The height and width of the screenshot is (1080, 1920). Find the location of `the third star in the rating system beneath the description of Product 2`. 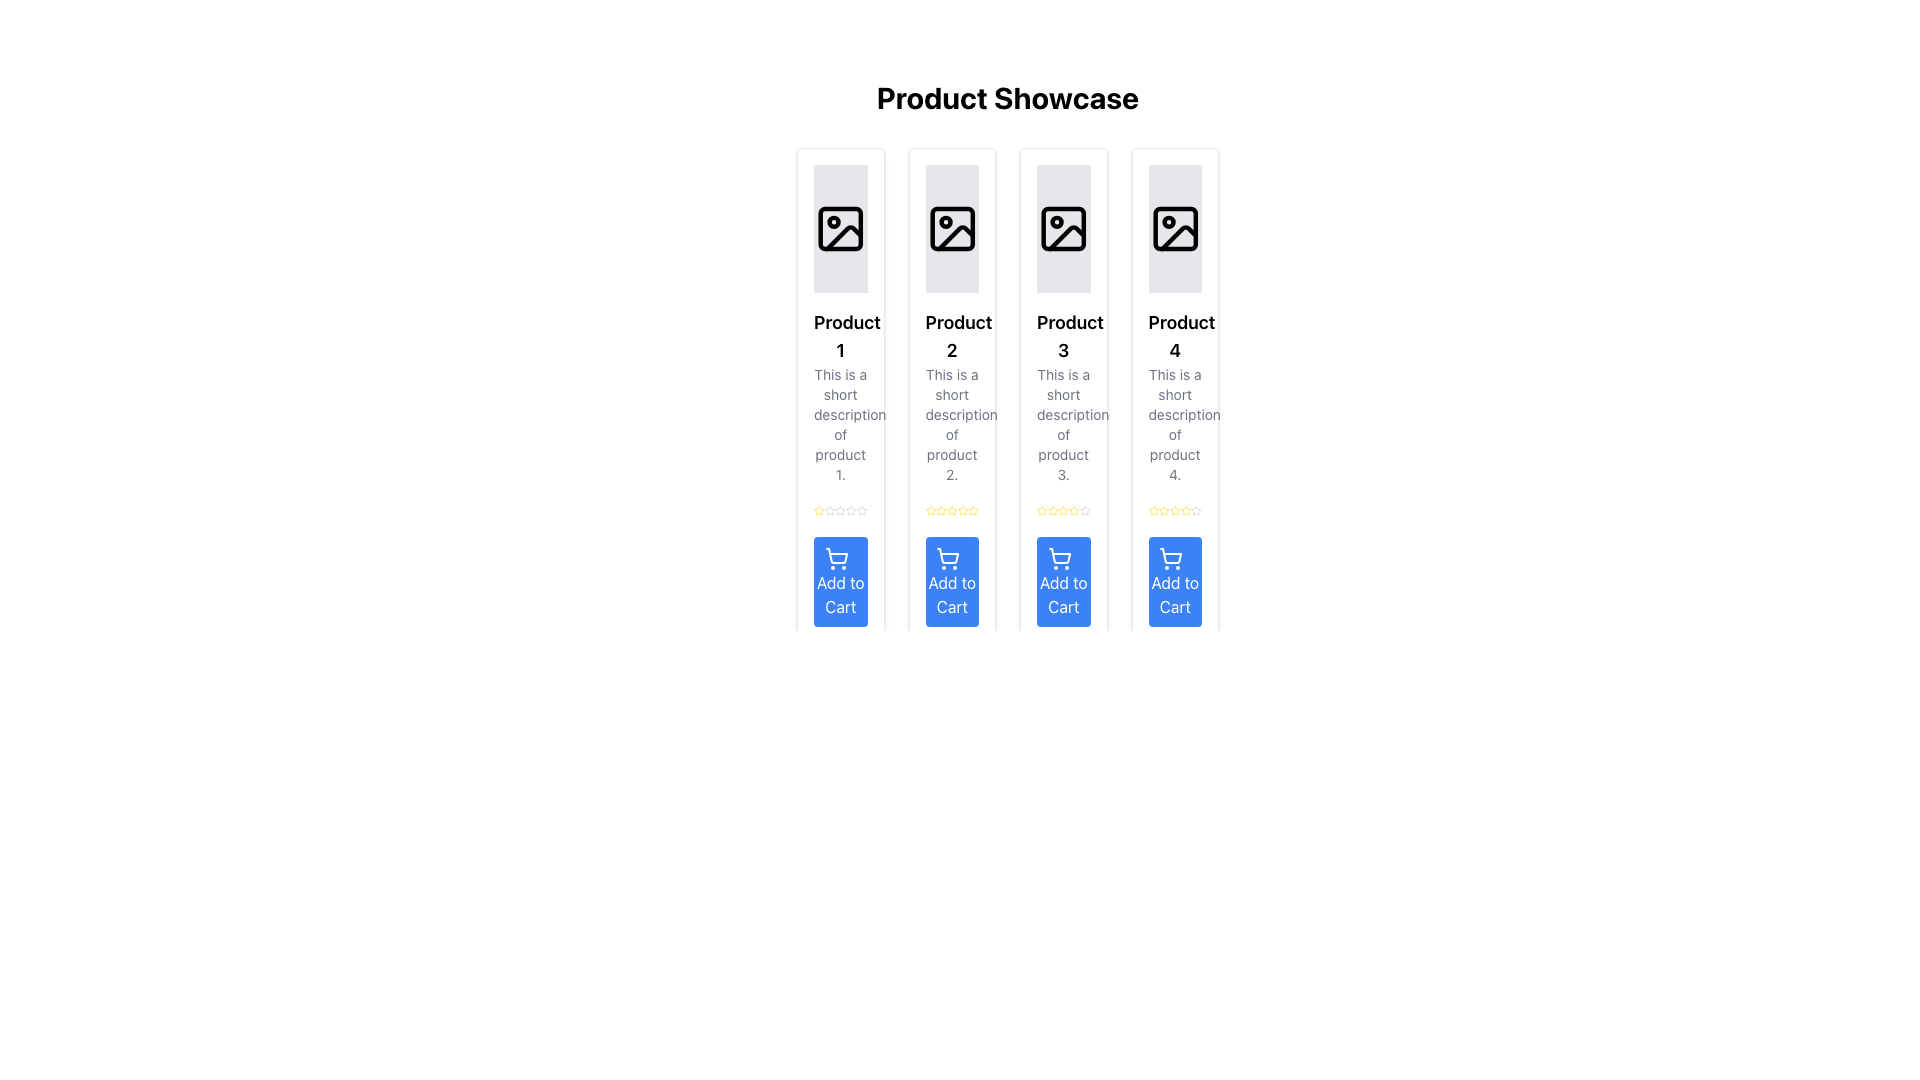

the third star in the rating system beneath the description of Product 2 is located at coordinates (951, 509).